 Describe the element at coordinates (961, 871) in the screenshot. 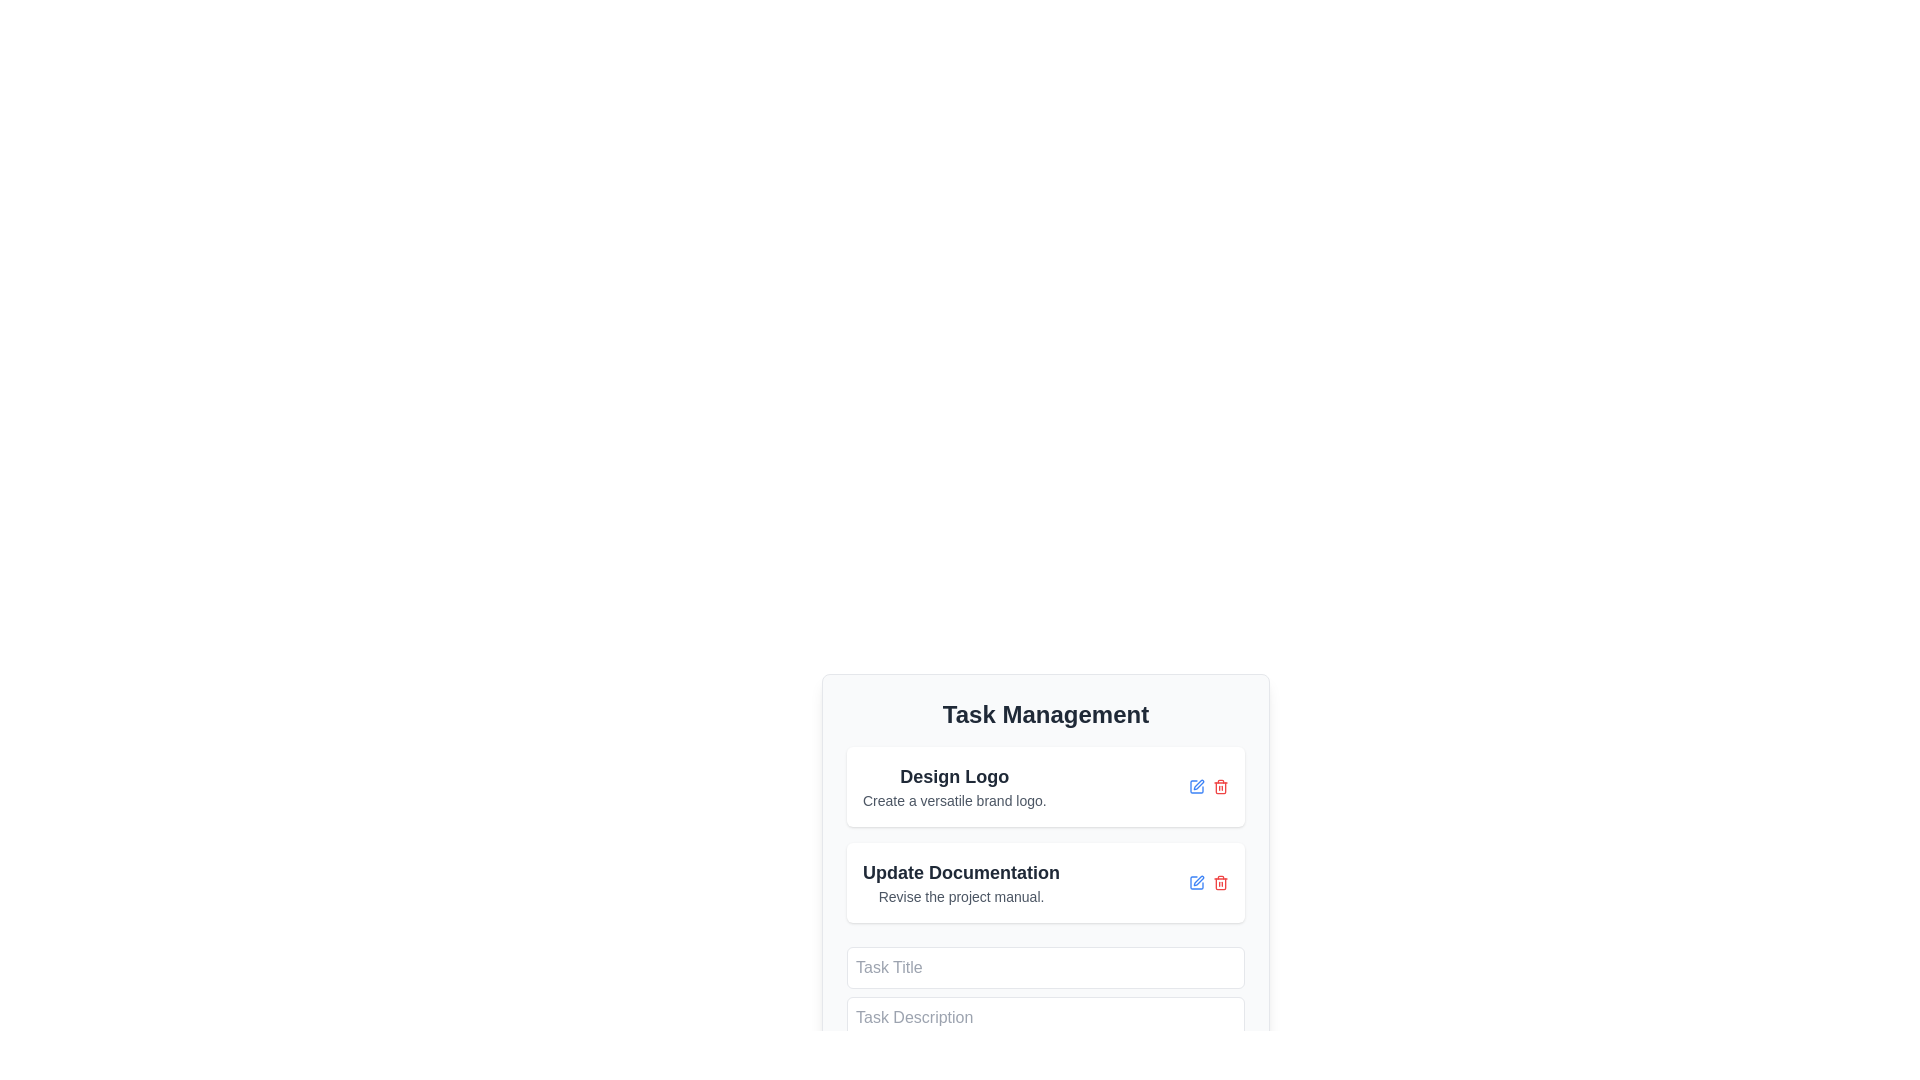

I see `text label titled 'Update Documentation' located in the second task group of the task management interface` at that location.